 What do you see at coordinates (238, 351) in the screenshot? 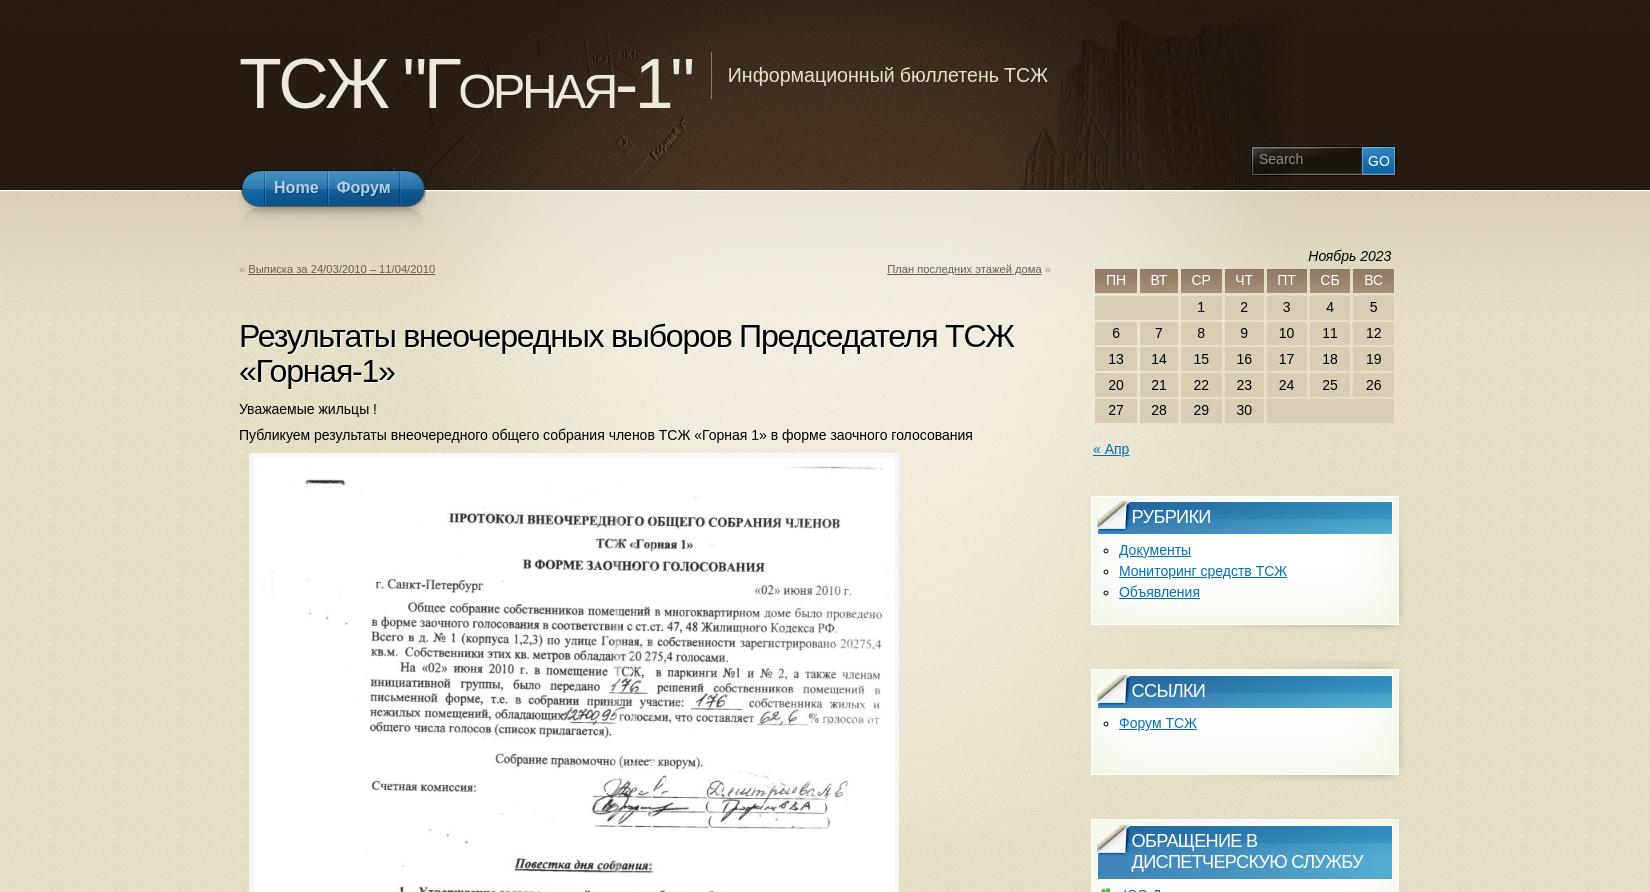
I see `'Результаты внеочередных выборов Председателя ТСЖ «Горная-1»'` at bounding box center [238, 351].